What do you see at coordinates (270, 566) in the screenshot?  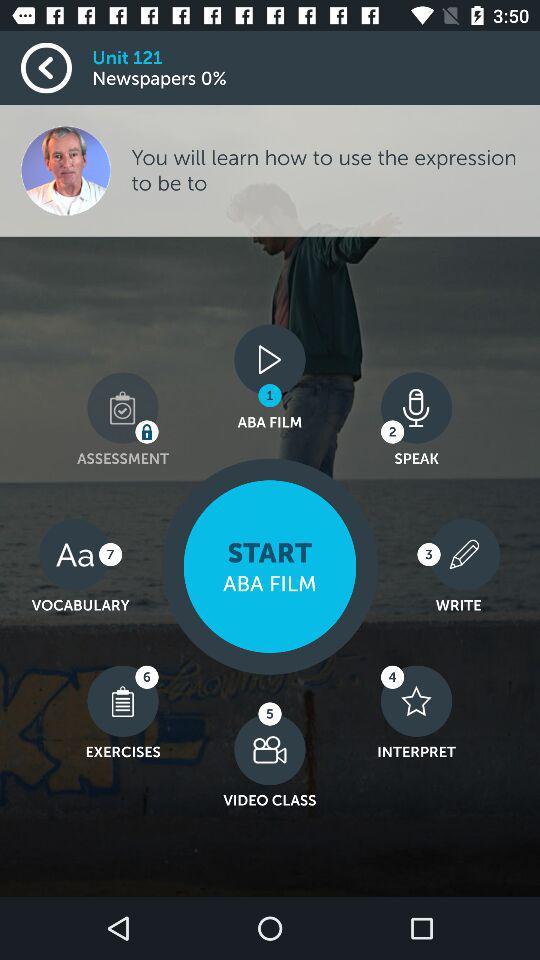 I see `the film` at bounding box center [270, 566].